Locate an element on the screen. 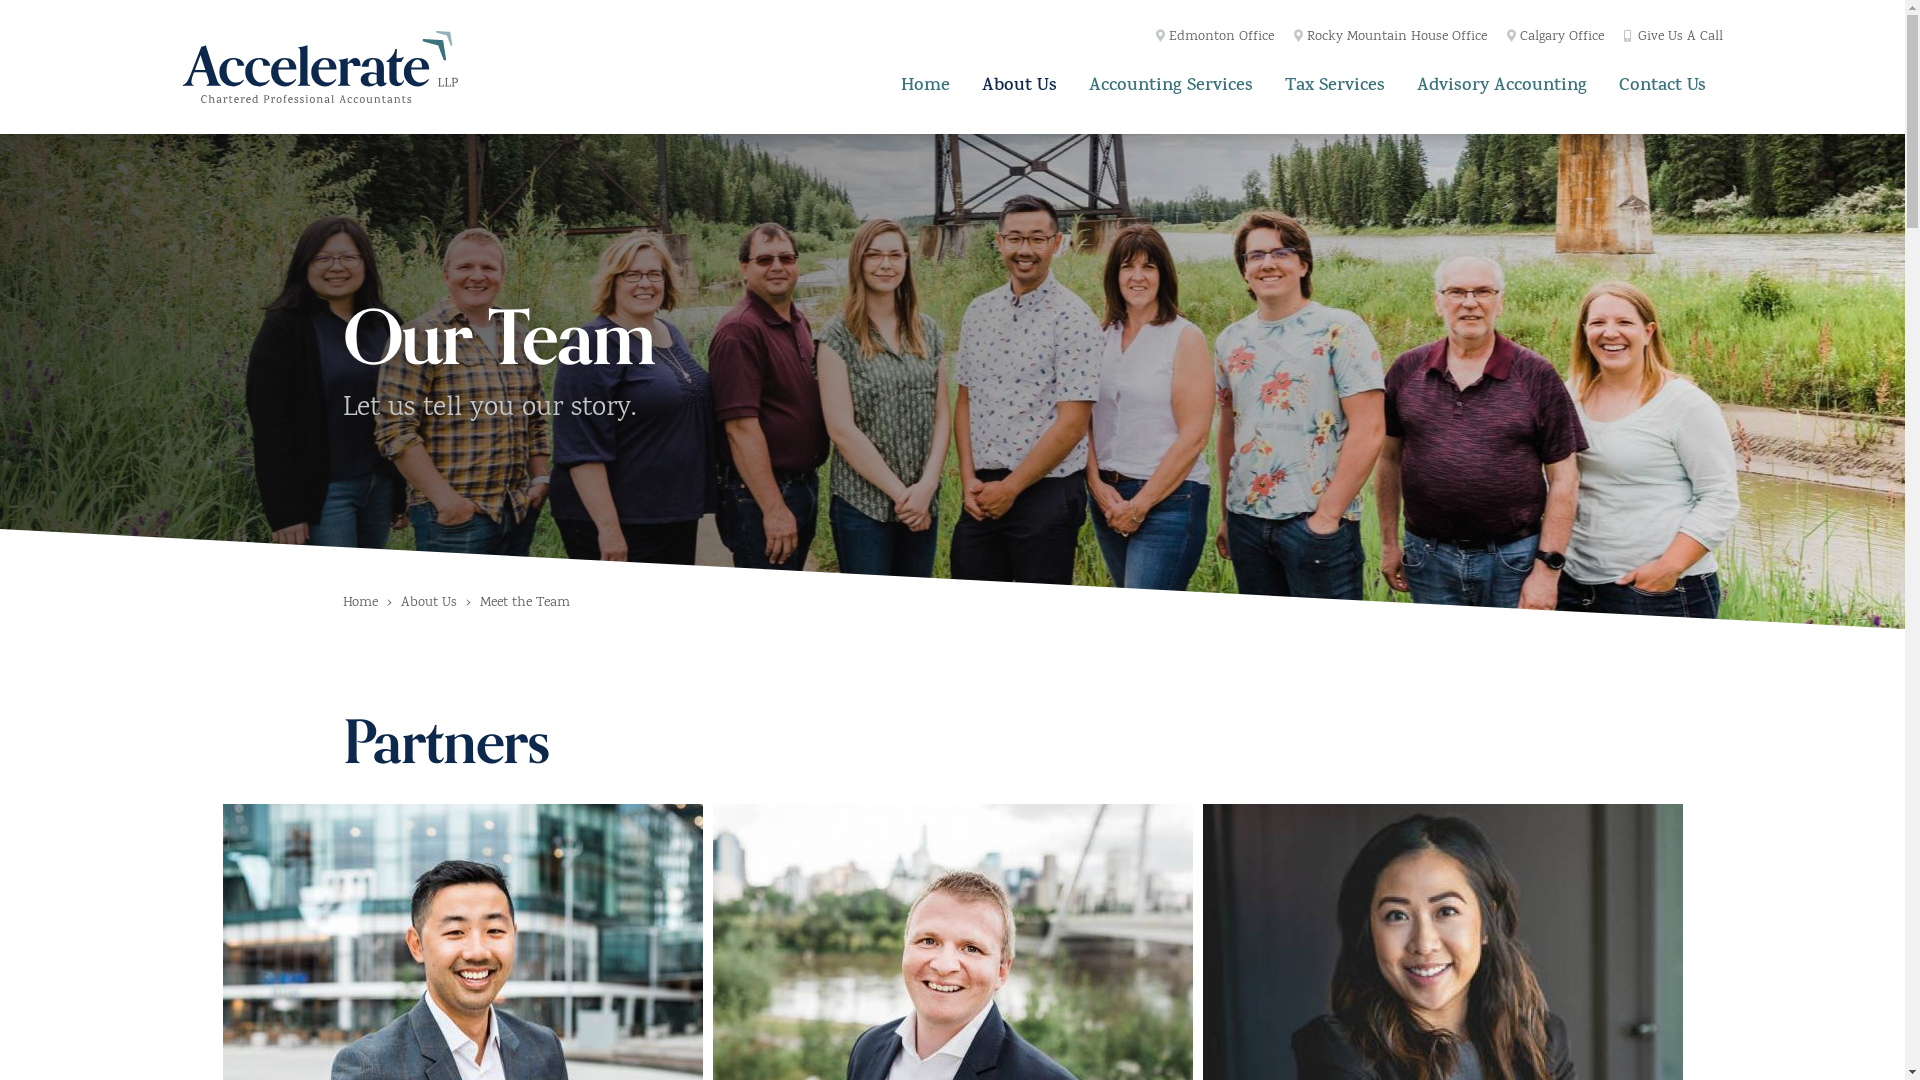 This screenshot has width=1920, height=1080. 'About Us' is located at coordinates (1019, 83).